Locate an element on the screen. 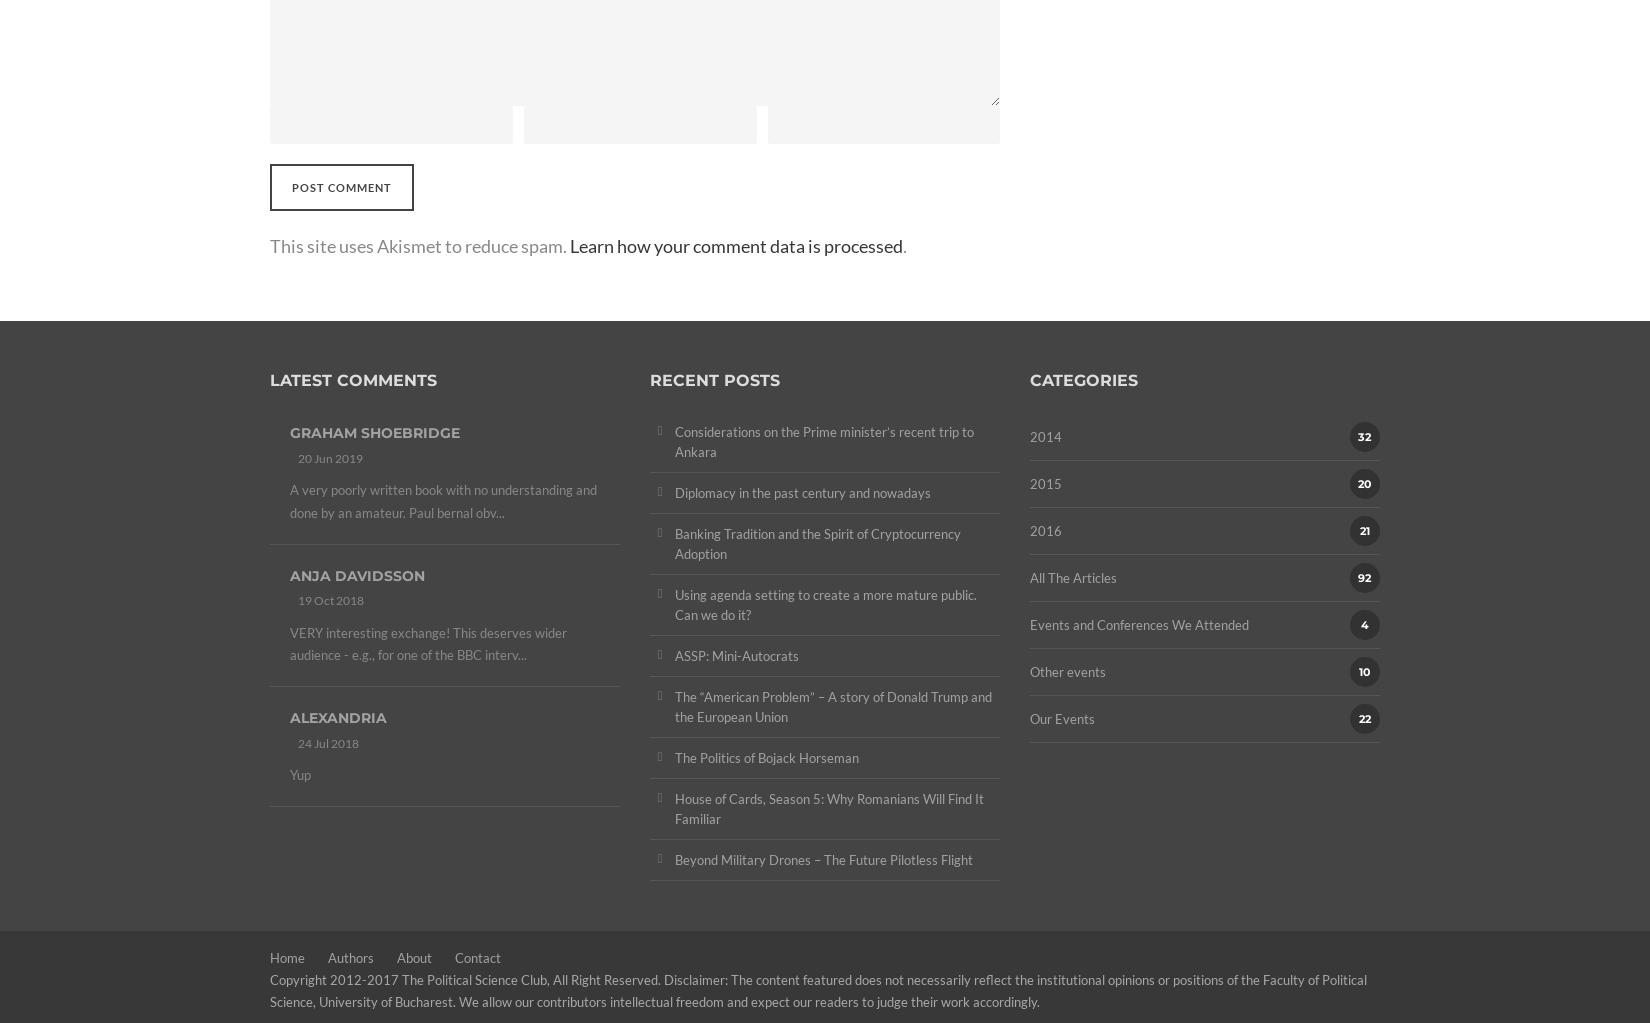 The width and height of the screenshot is (1650, 1023). 'A very poorly written book with no  understanding  and done by an amateur. Paul bernal obv...' is located at coordinates (442, 500).